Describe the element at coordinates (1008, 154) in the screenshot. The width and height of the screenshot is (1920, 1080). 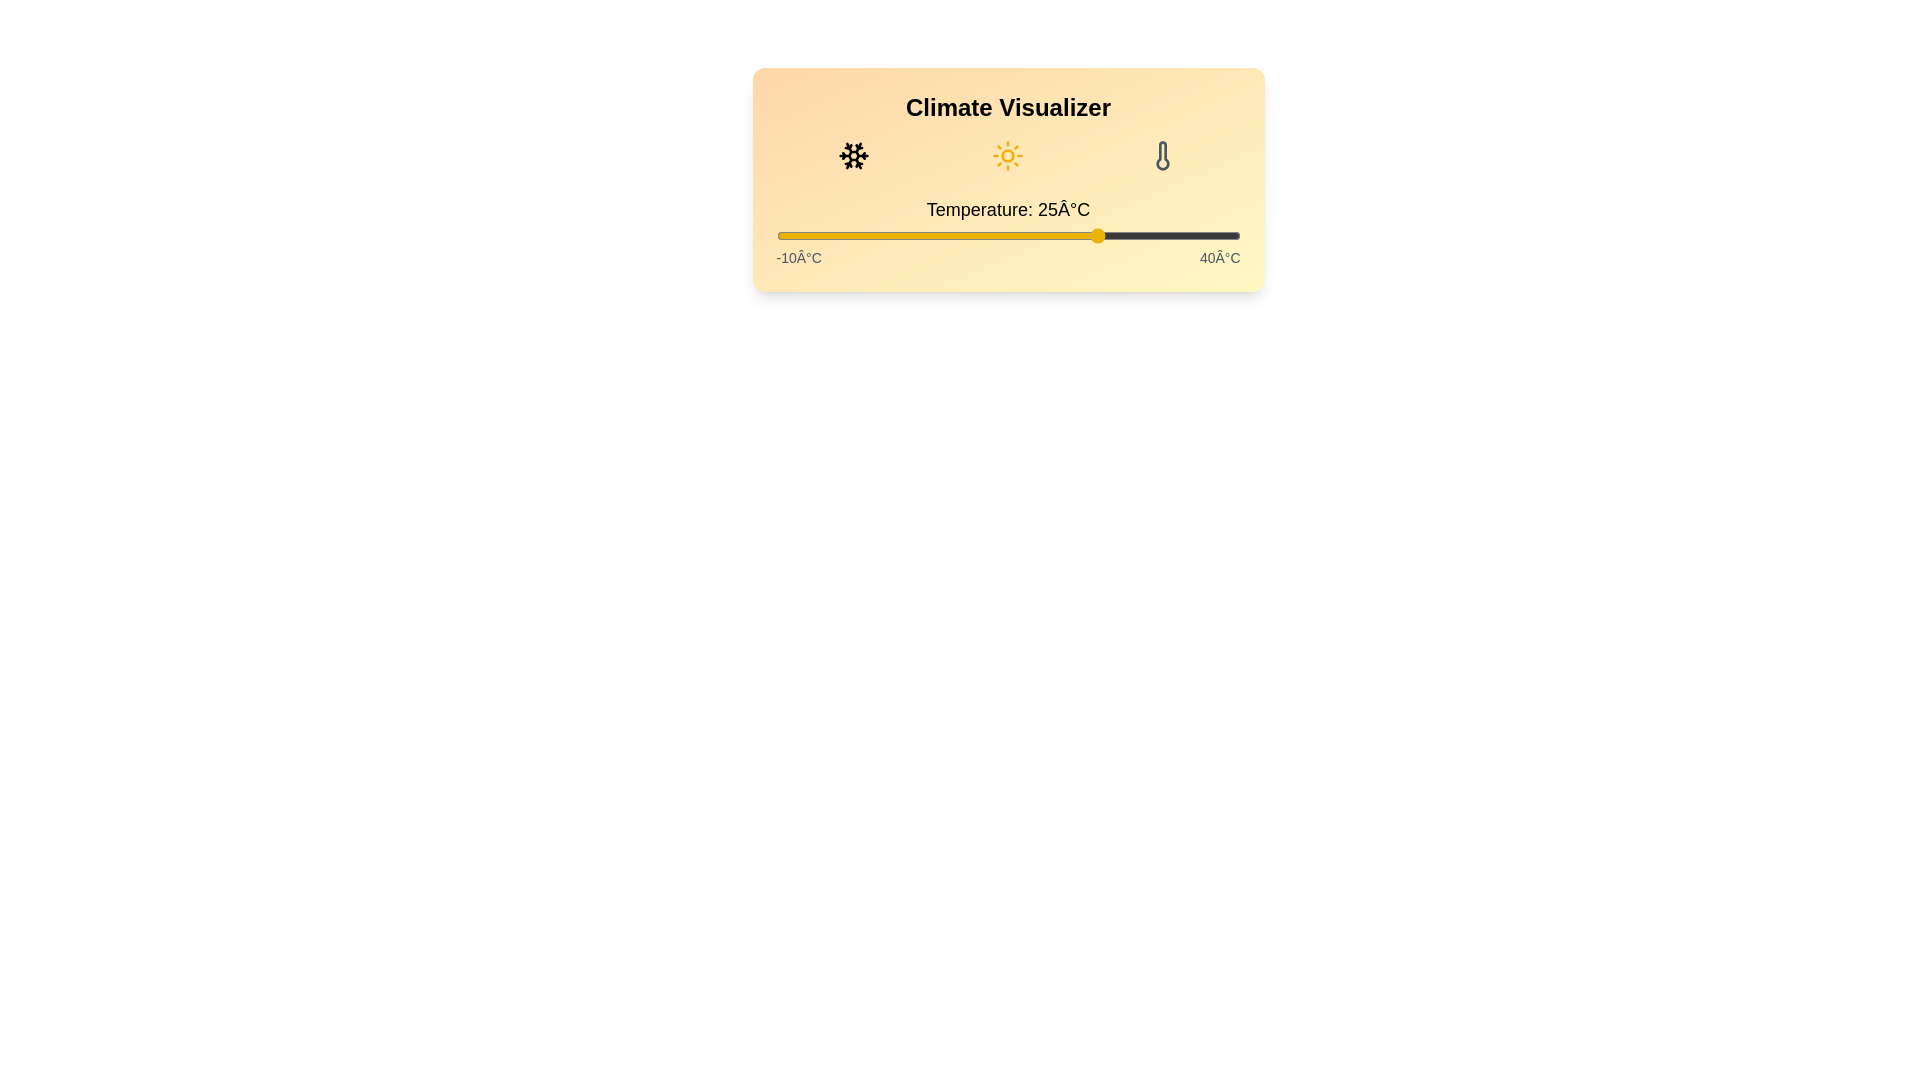
I see `the weather condition icon to change the displayed condition to Sunny` at that location.